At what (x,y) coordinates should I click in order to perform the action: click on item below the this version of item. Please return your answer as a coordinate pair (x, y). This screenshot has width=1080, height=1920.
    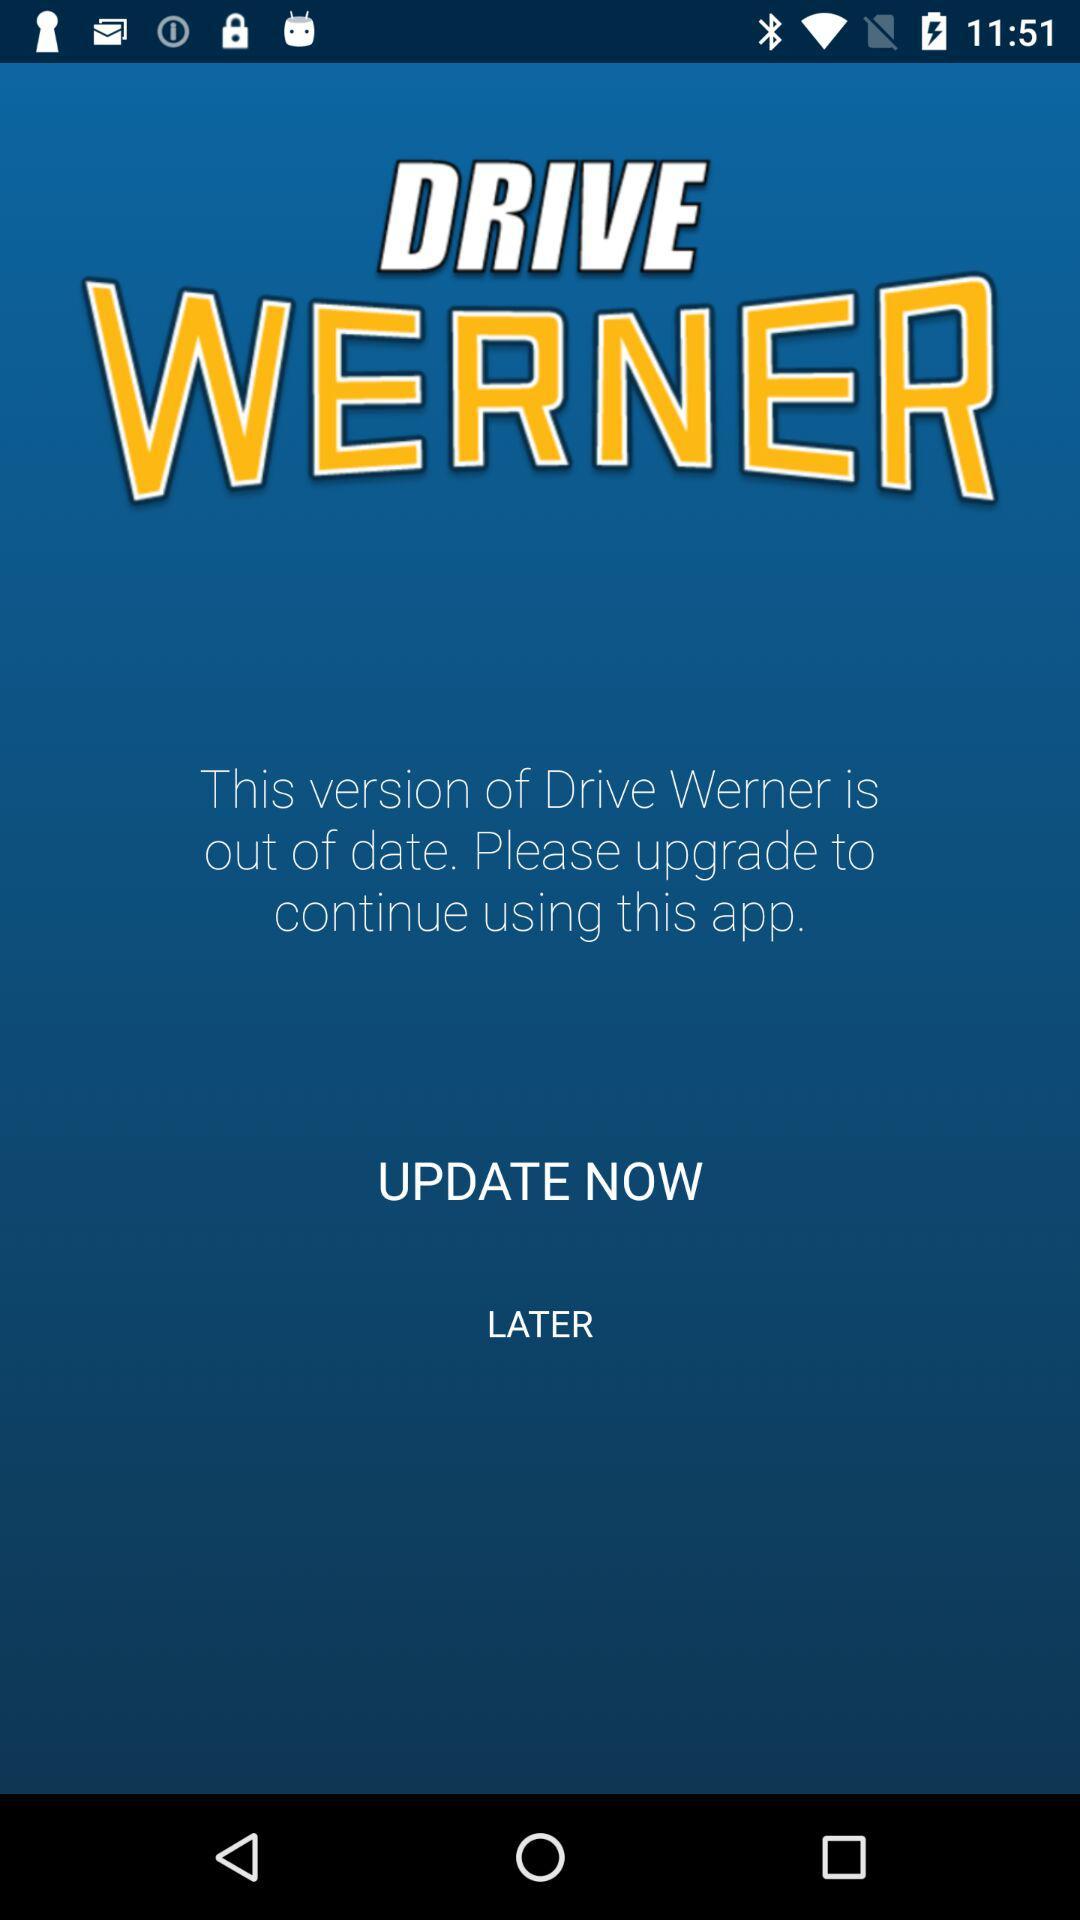
    Looking at the image, I should click on (540, 1179).